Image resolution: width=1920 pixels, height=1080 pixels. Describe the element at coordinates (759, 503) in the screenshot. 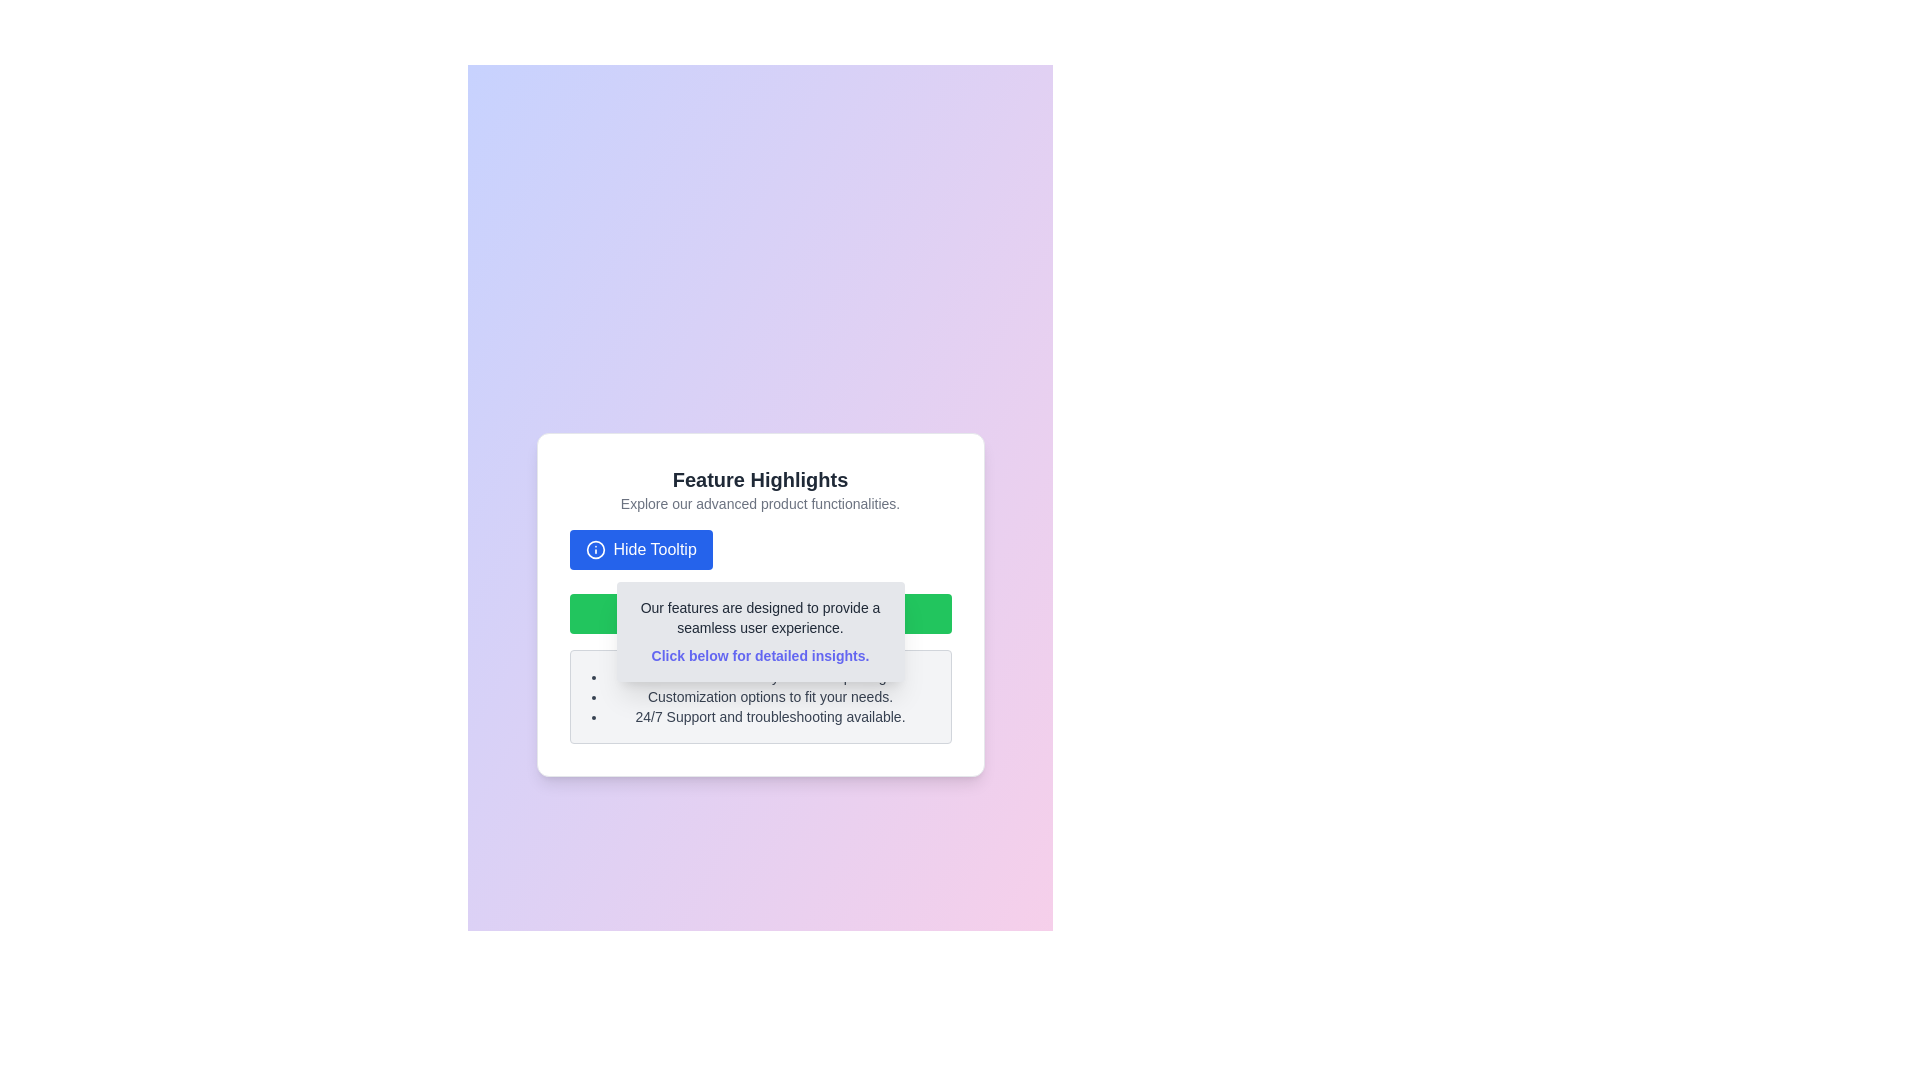

I see `text from the light gray text block located under the 'Feature Highlights' title` at that location.